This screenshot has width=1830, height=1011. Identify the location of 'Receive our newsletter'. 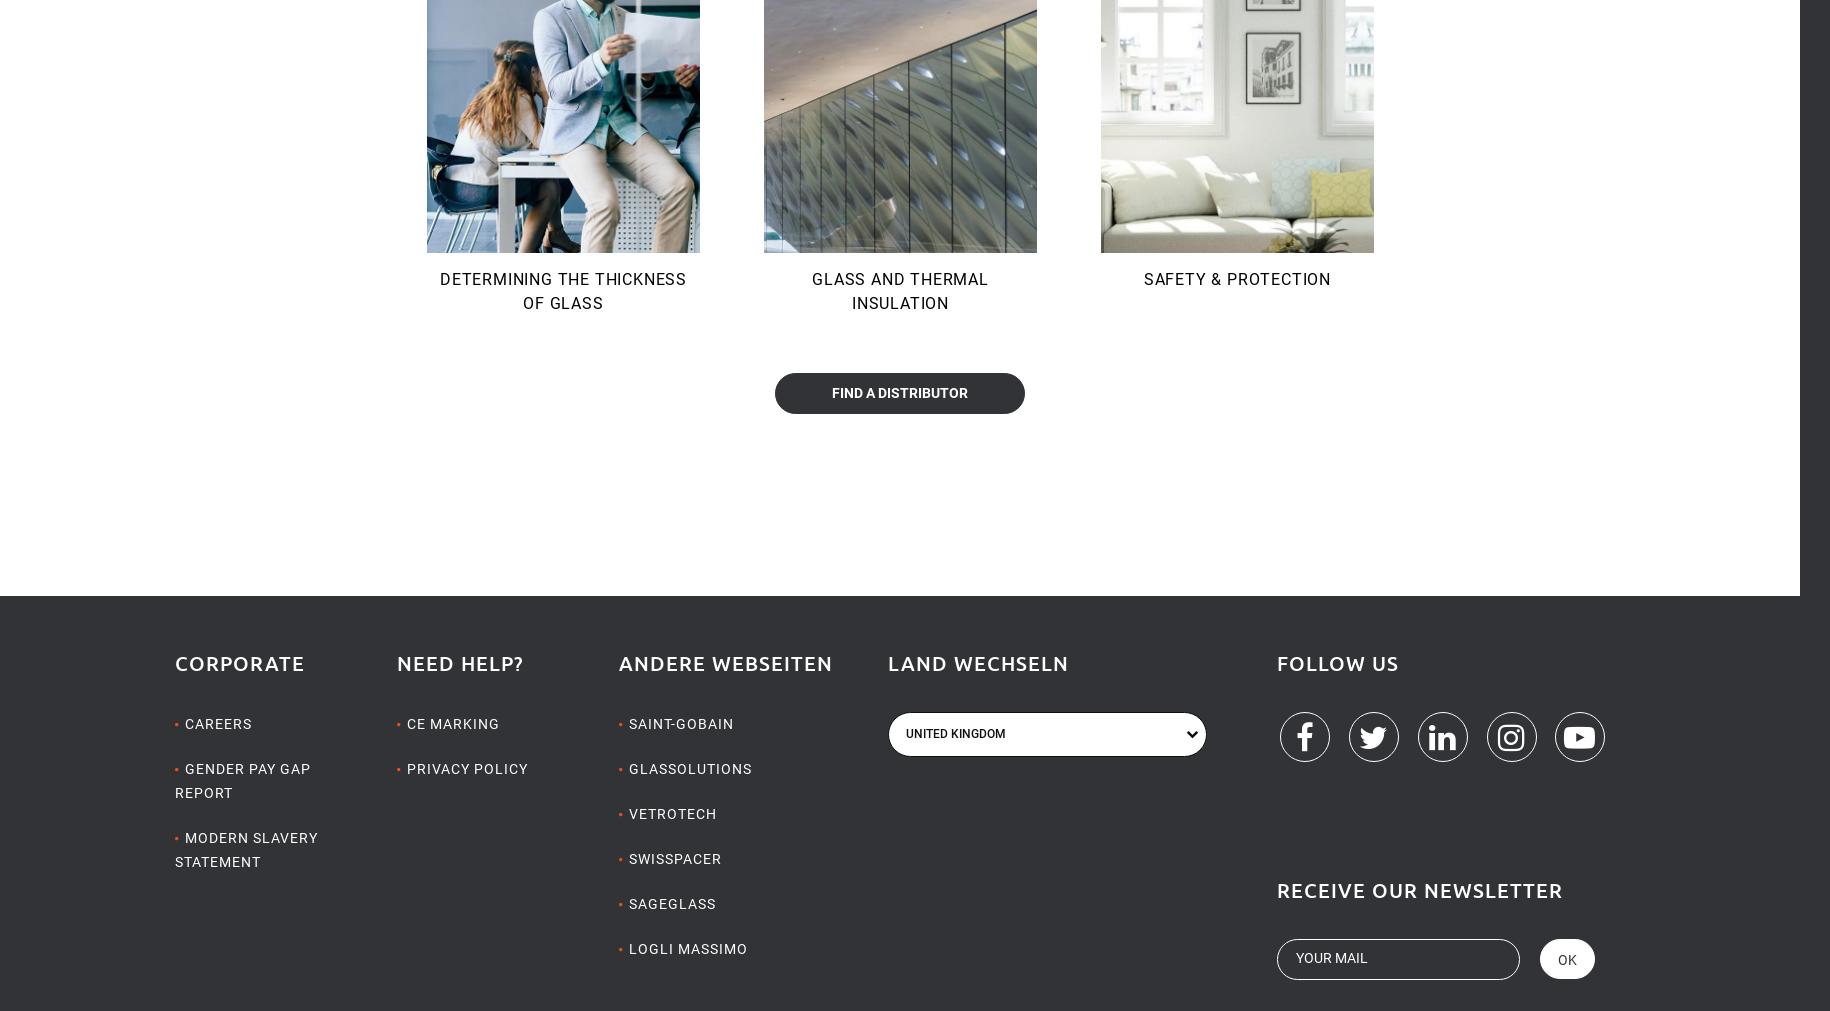
(1276, 889).